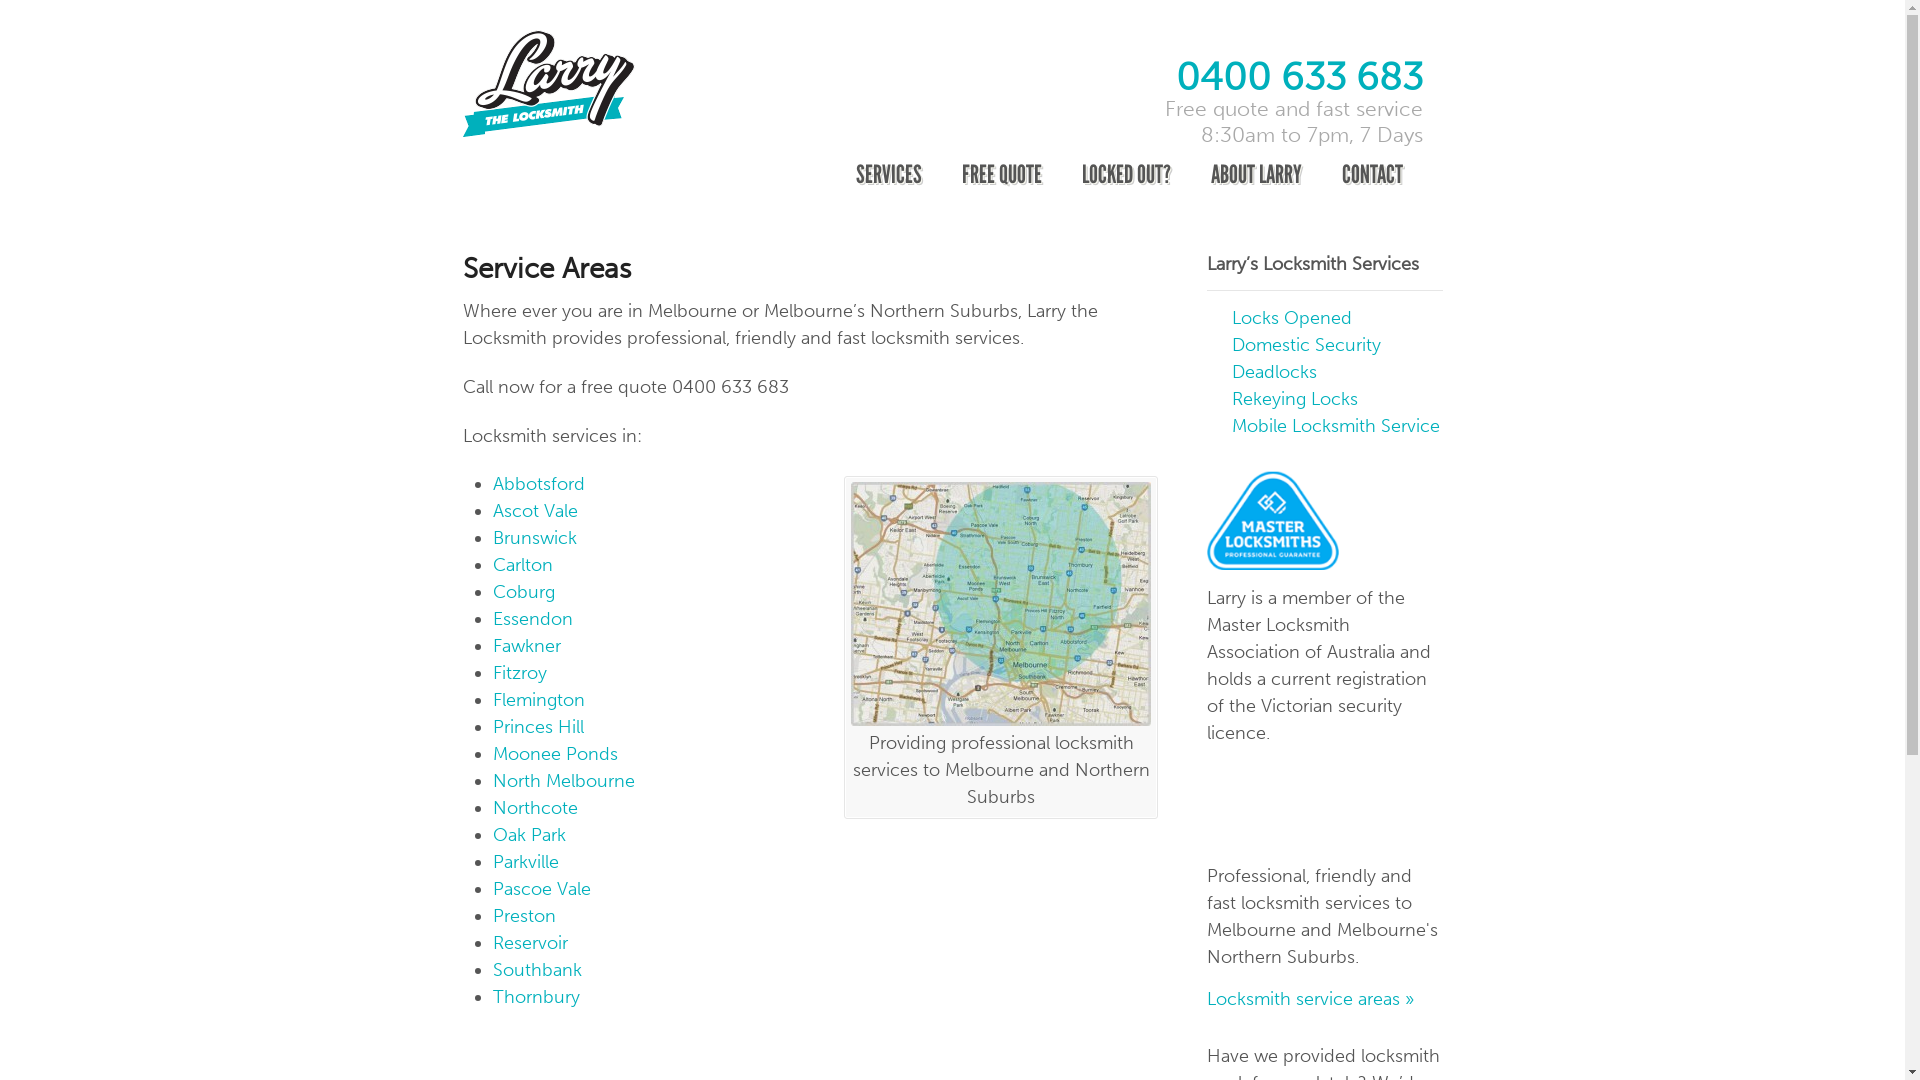  Describe the element at coordinates (537, 726) in the screenshot. I see `'Princes Hill'` at that location.